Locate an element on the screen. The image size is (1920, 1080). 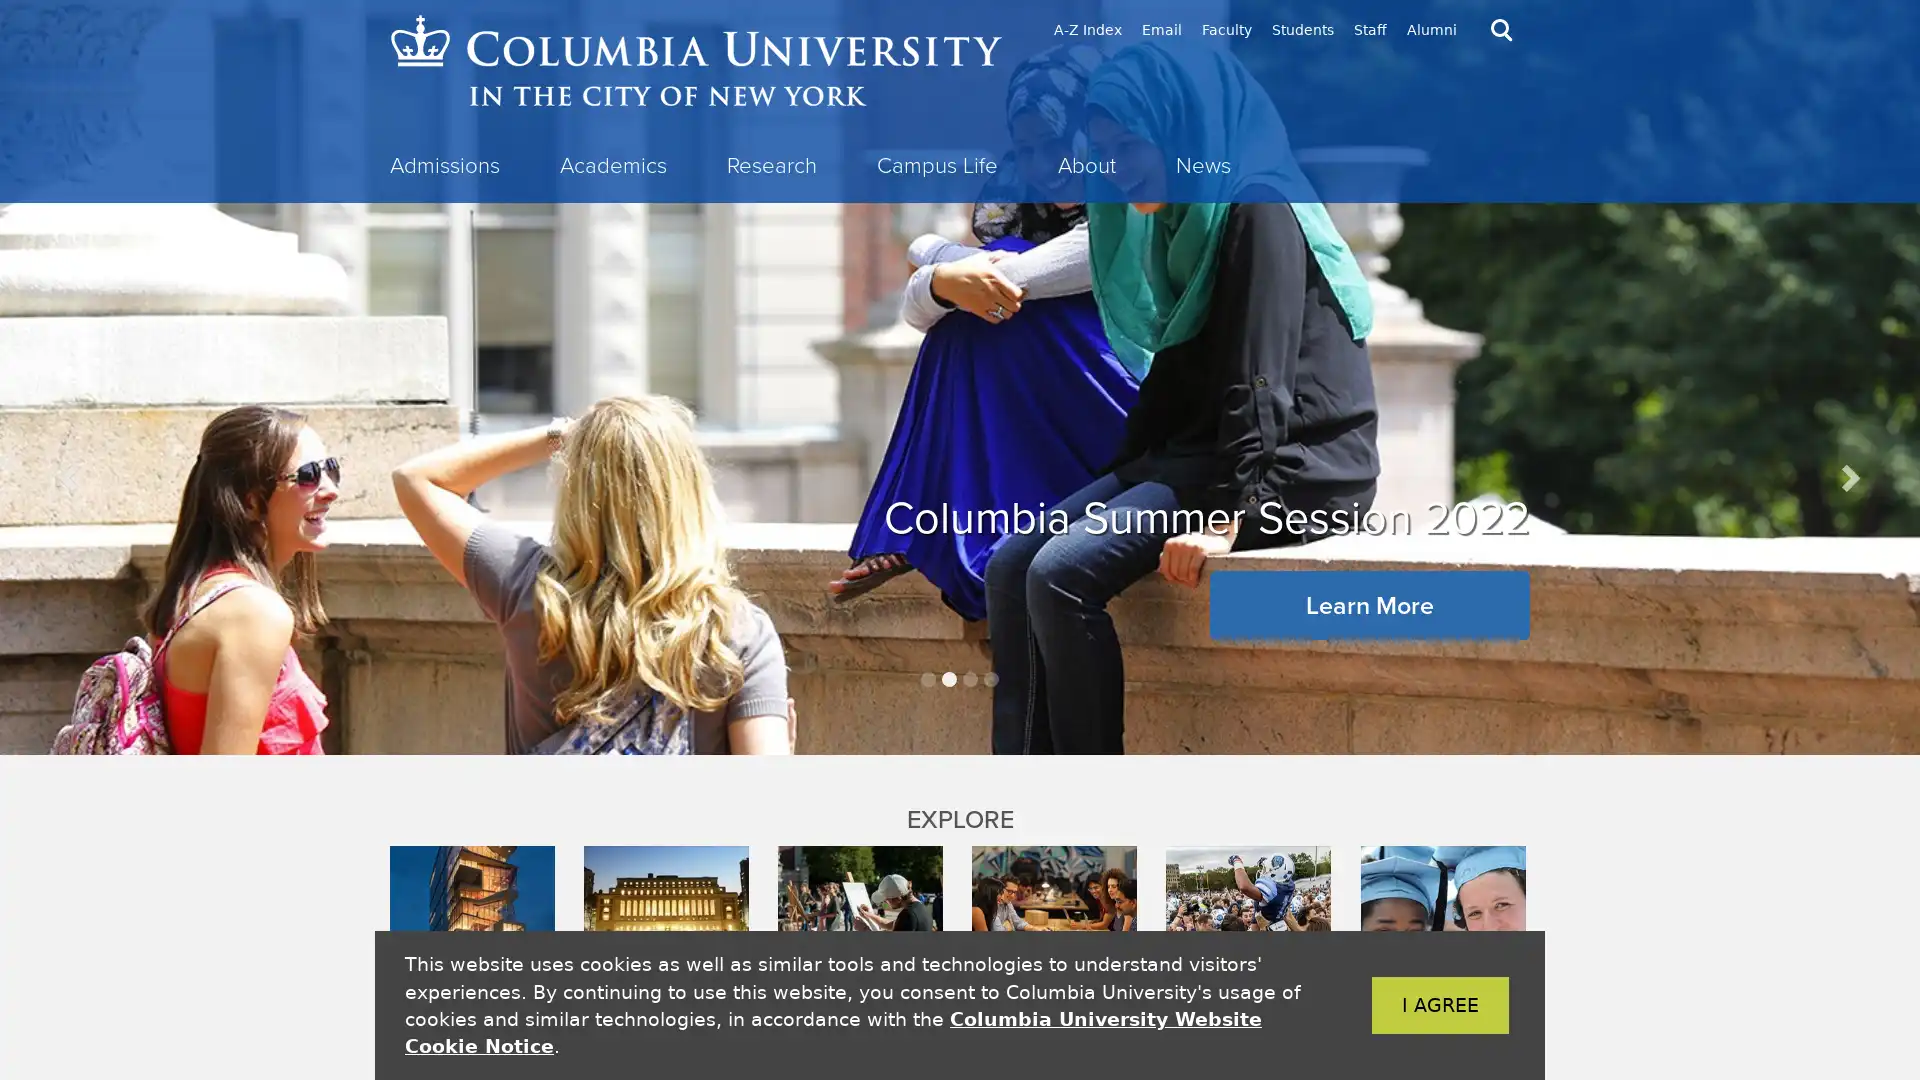
Share Your Thoughts is located at coordinates (960, 619).